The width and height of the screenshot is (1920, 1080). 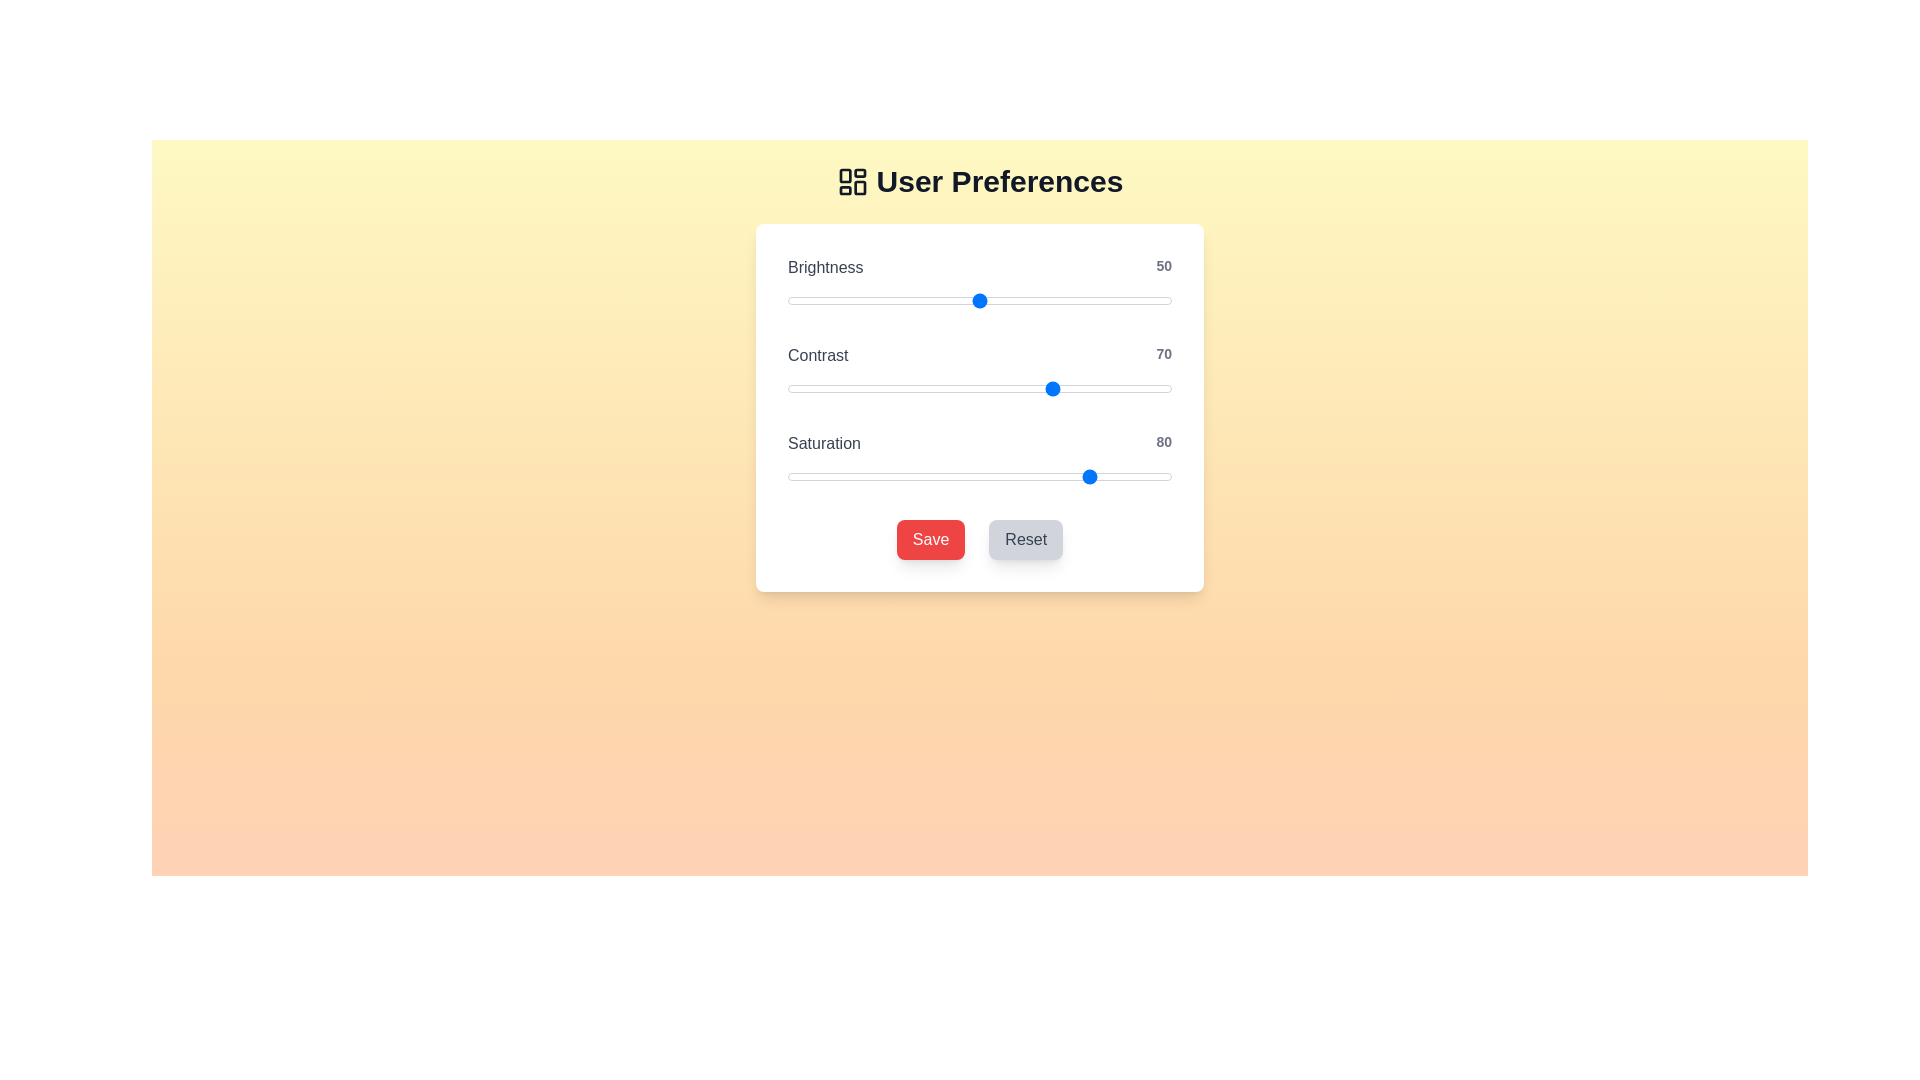 I want to click on 'Reset' button to revert changes, so click(x=1026, y=540).